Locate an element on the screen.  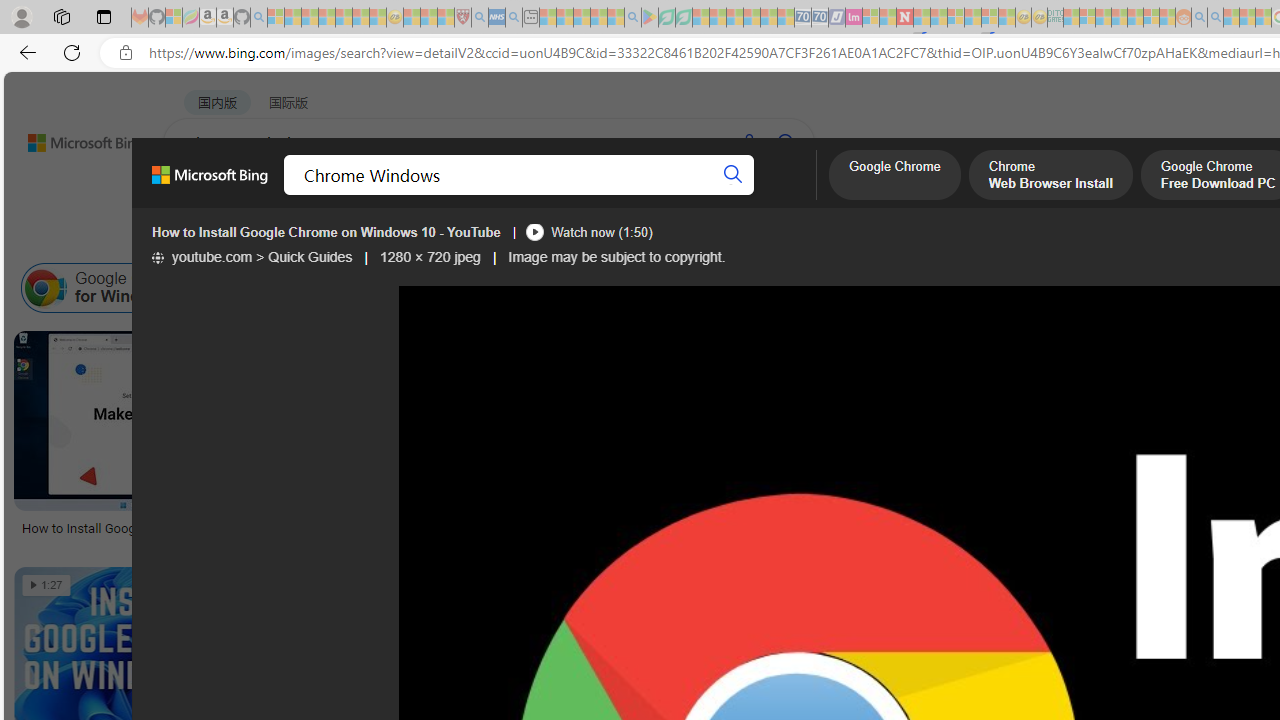
'1:27' is located at coordinates (46, 585).